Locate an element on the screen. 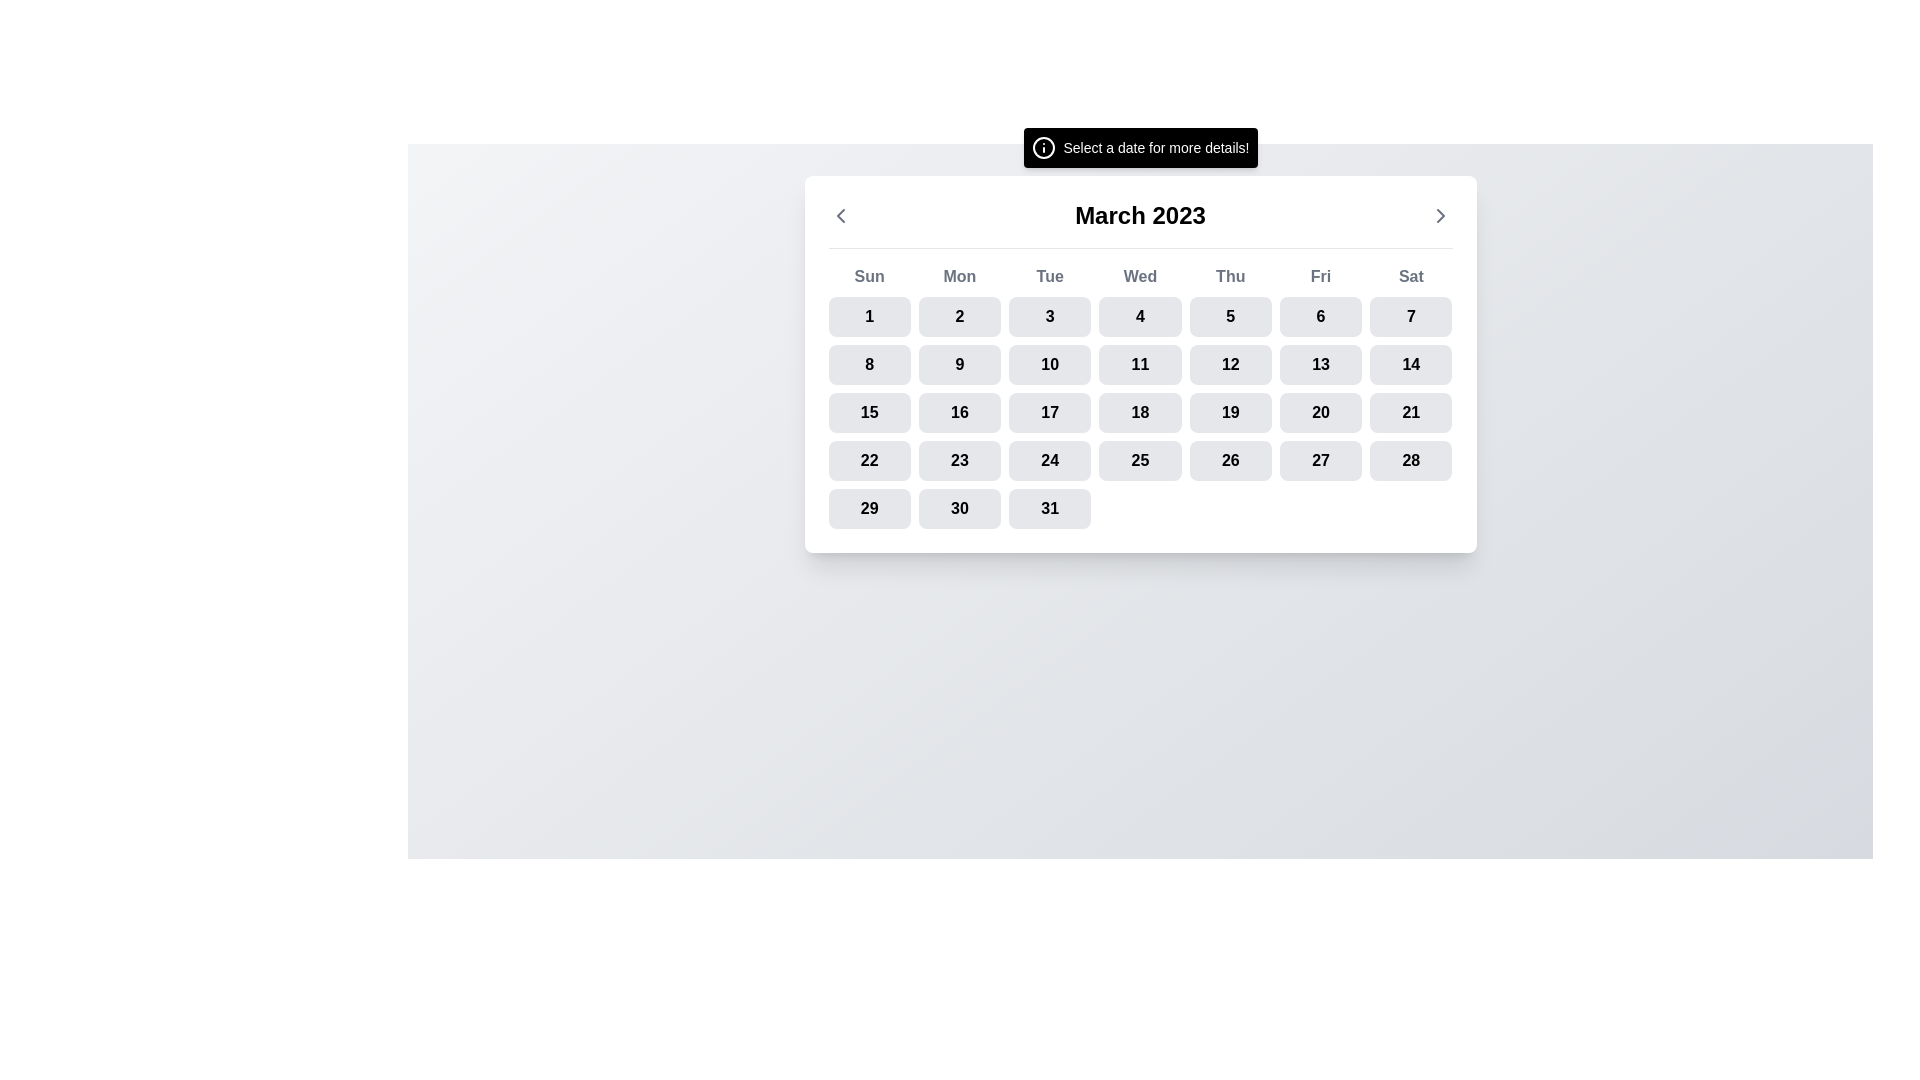 This screenshot has height=1080, width=1920. the button representing the 21st day in the calendar view is located at coordinates (1410, 411).